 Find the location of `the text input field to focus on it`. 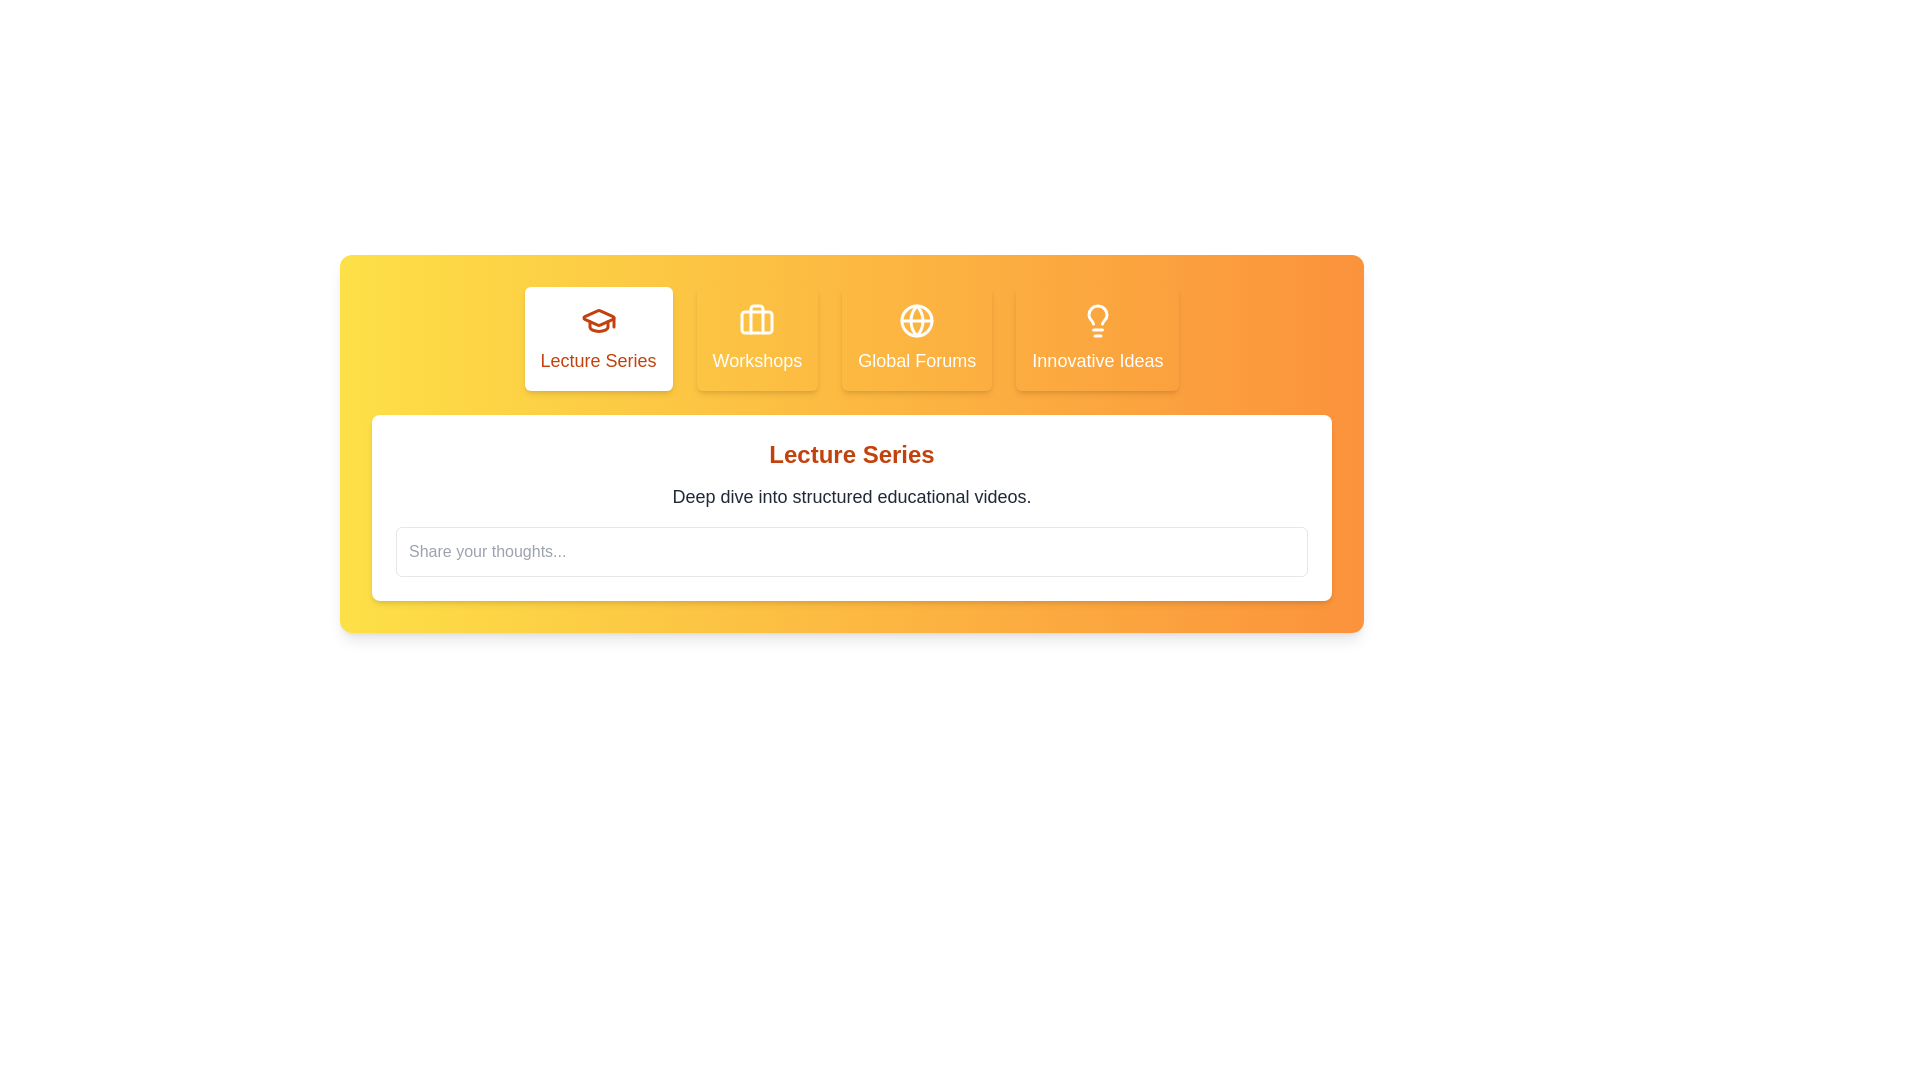

the text input field to focus on it is located at coordinates (851, 551).